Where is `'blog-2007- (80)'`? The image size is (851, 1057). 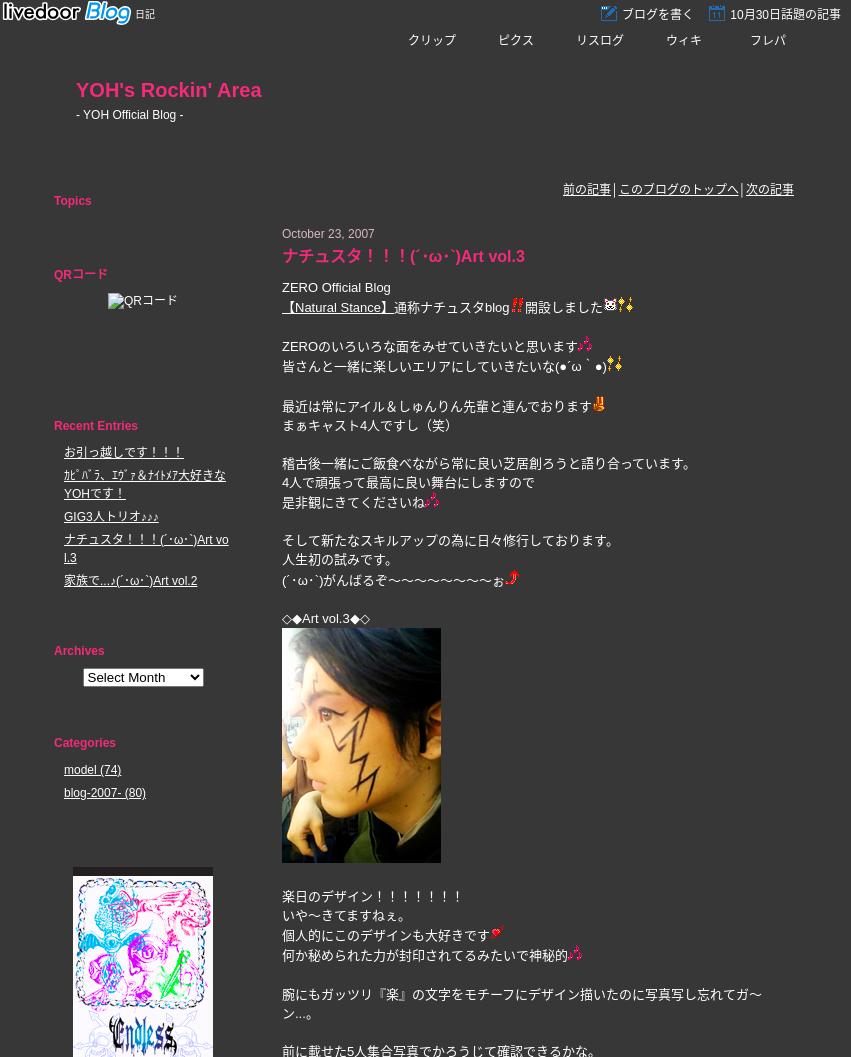 'blog-2007- (80)' is located at coordinates (104, 792).